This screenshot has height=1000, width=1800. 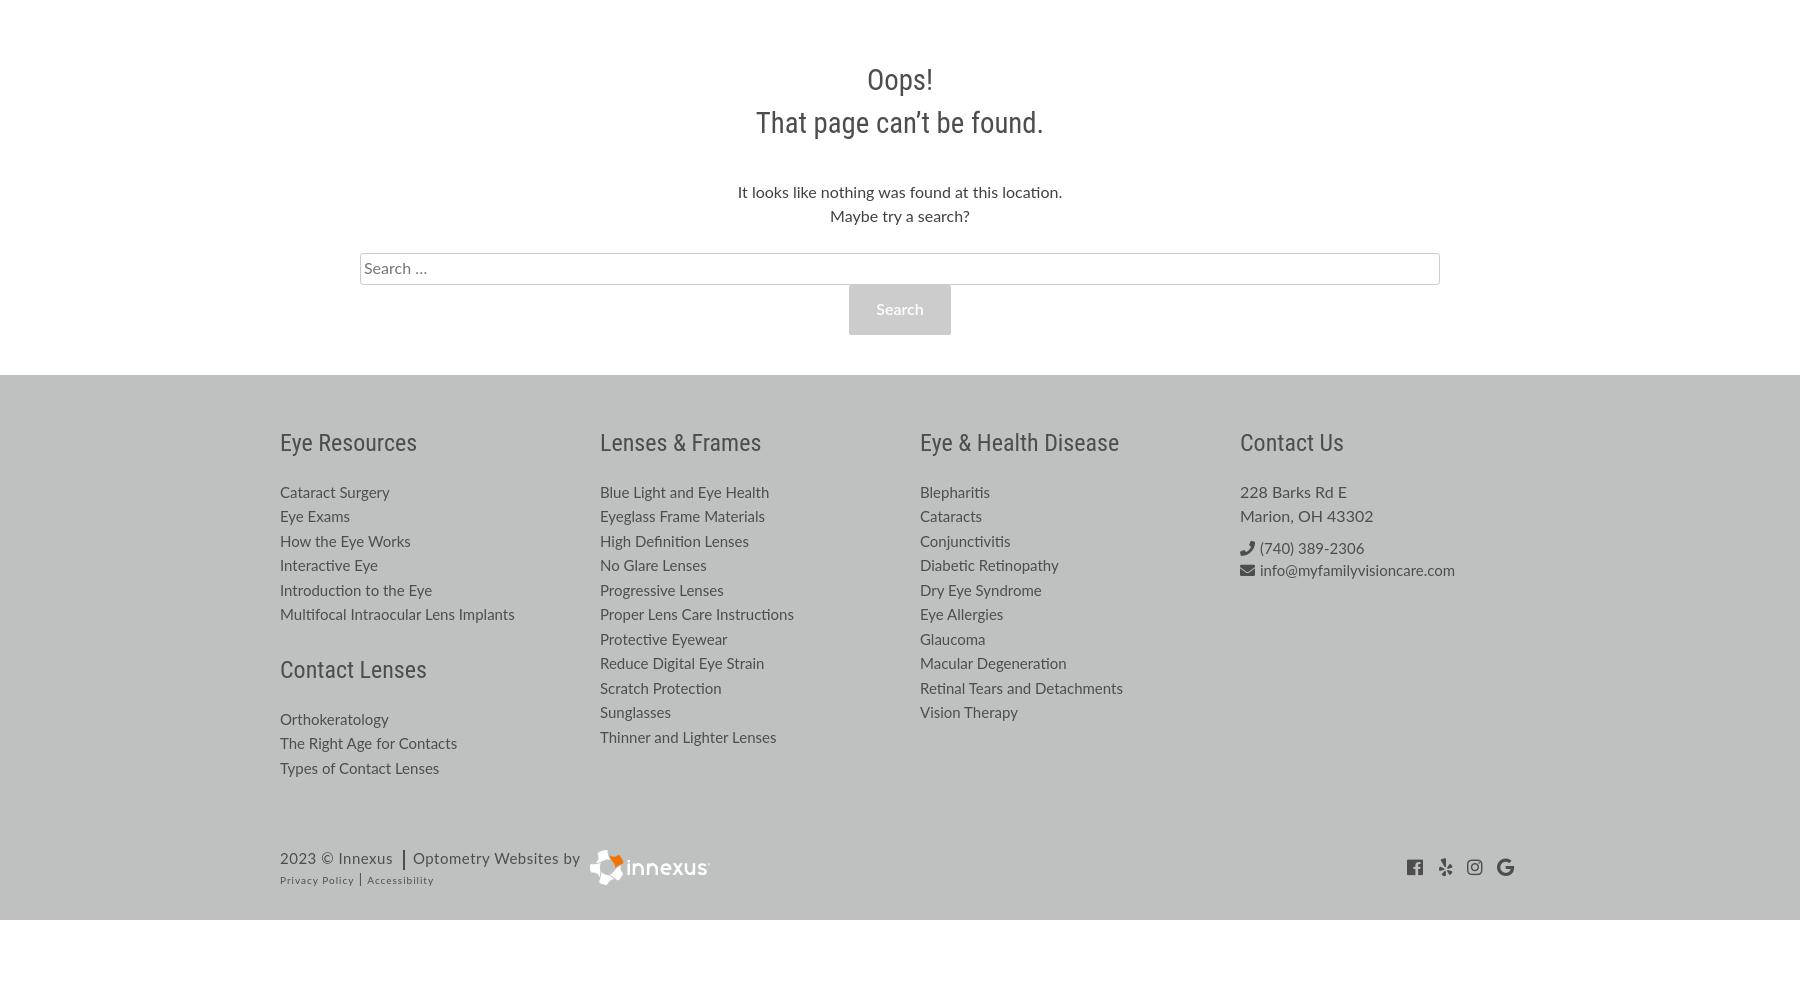 I want to click on 'info@myfamilyvisioncare.com', so click(x=1260, y=570).